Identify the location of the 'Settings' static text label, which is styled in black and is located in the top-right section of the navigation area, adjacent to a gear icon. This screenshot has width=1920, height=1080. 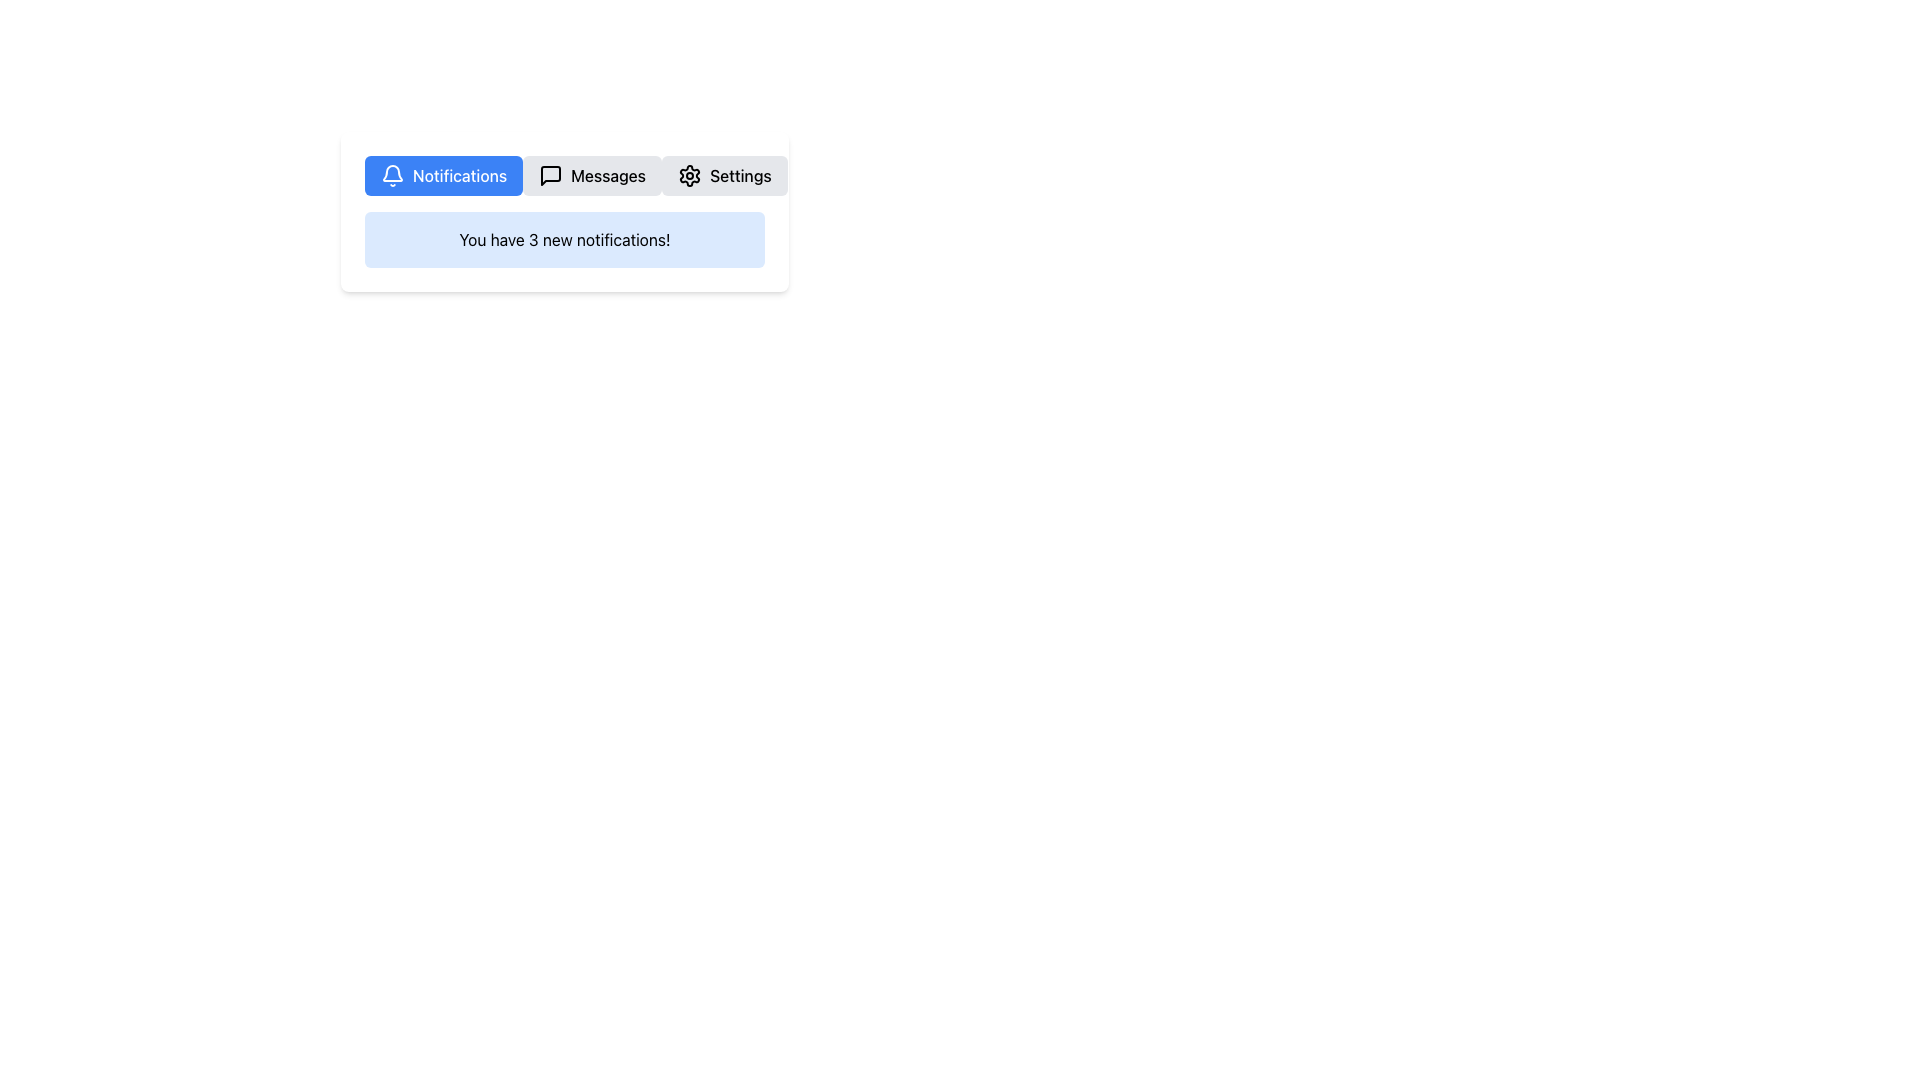
(739, 175).